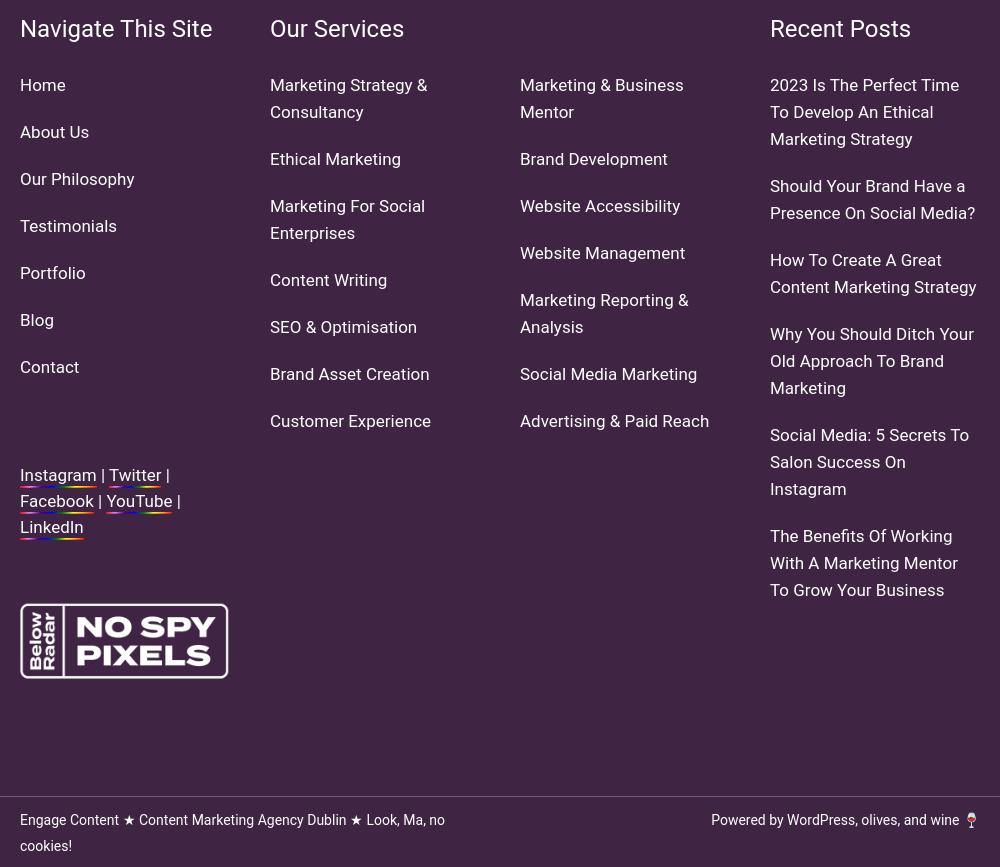  I want to click on 'Content Writing', so click(327, 279).